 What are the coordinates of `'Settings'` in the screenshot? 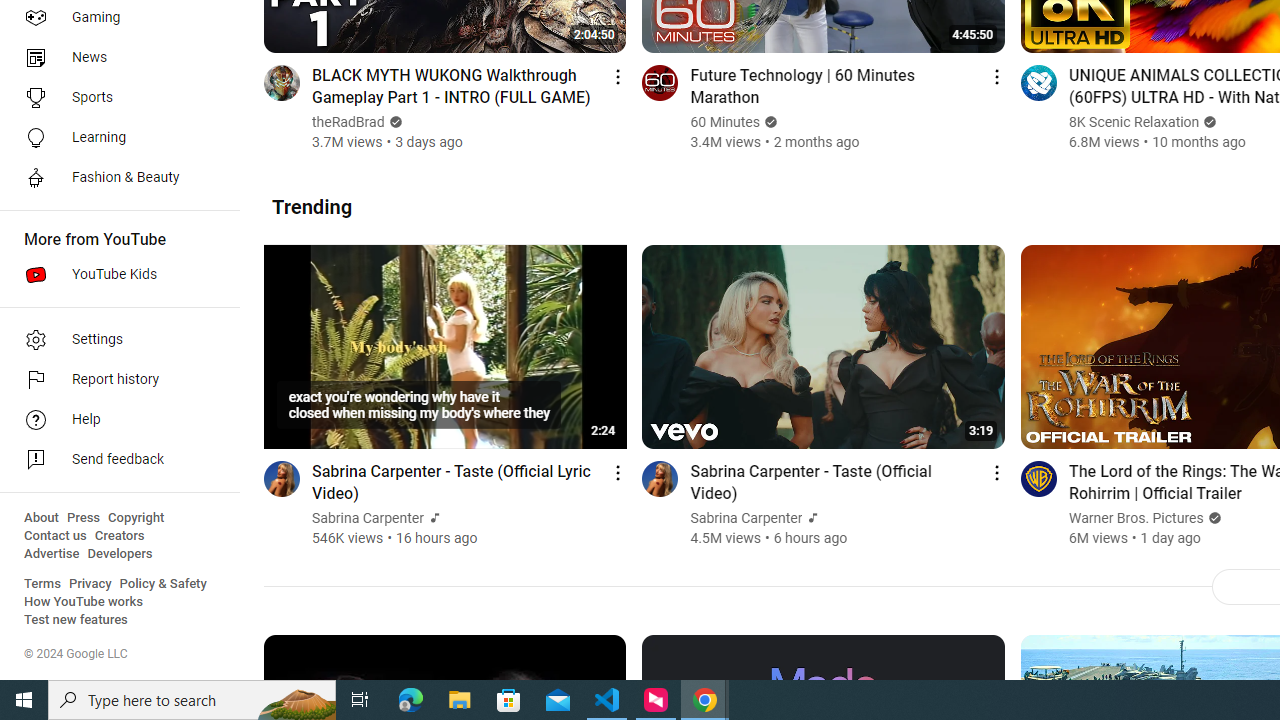 It's located at (112, 338).